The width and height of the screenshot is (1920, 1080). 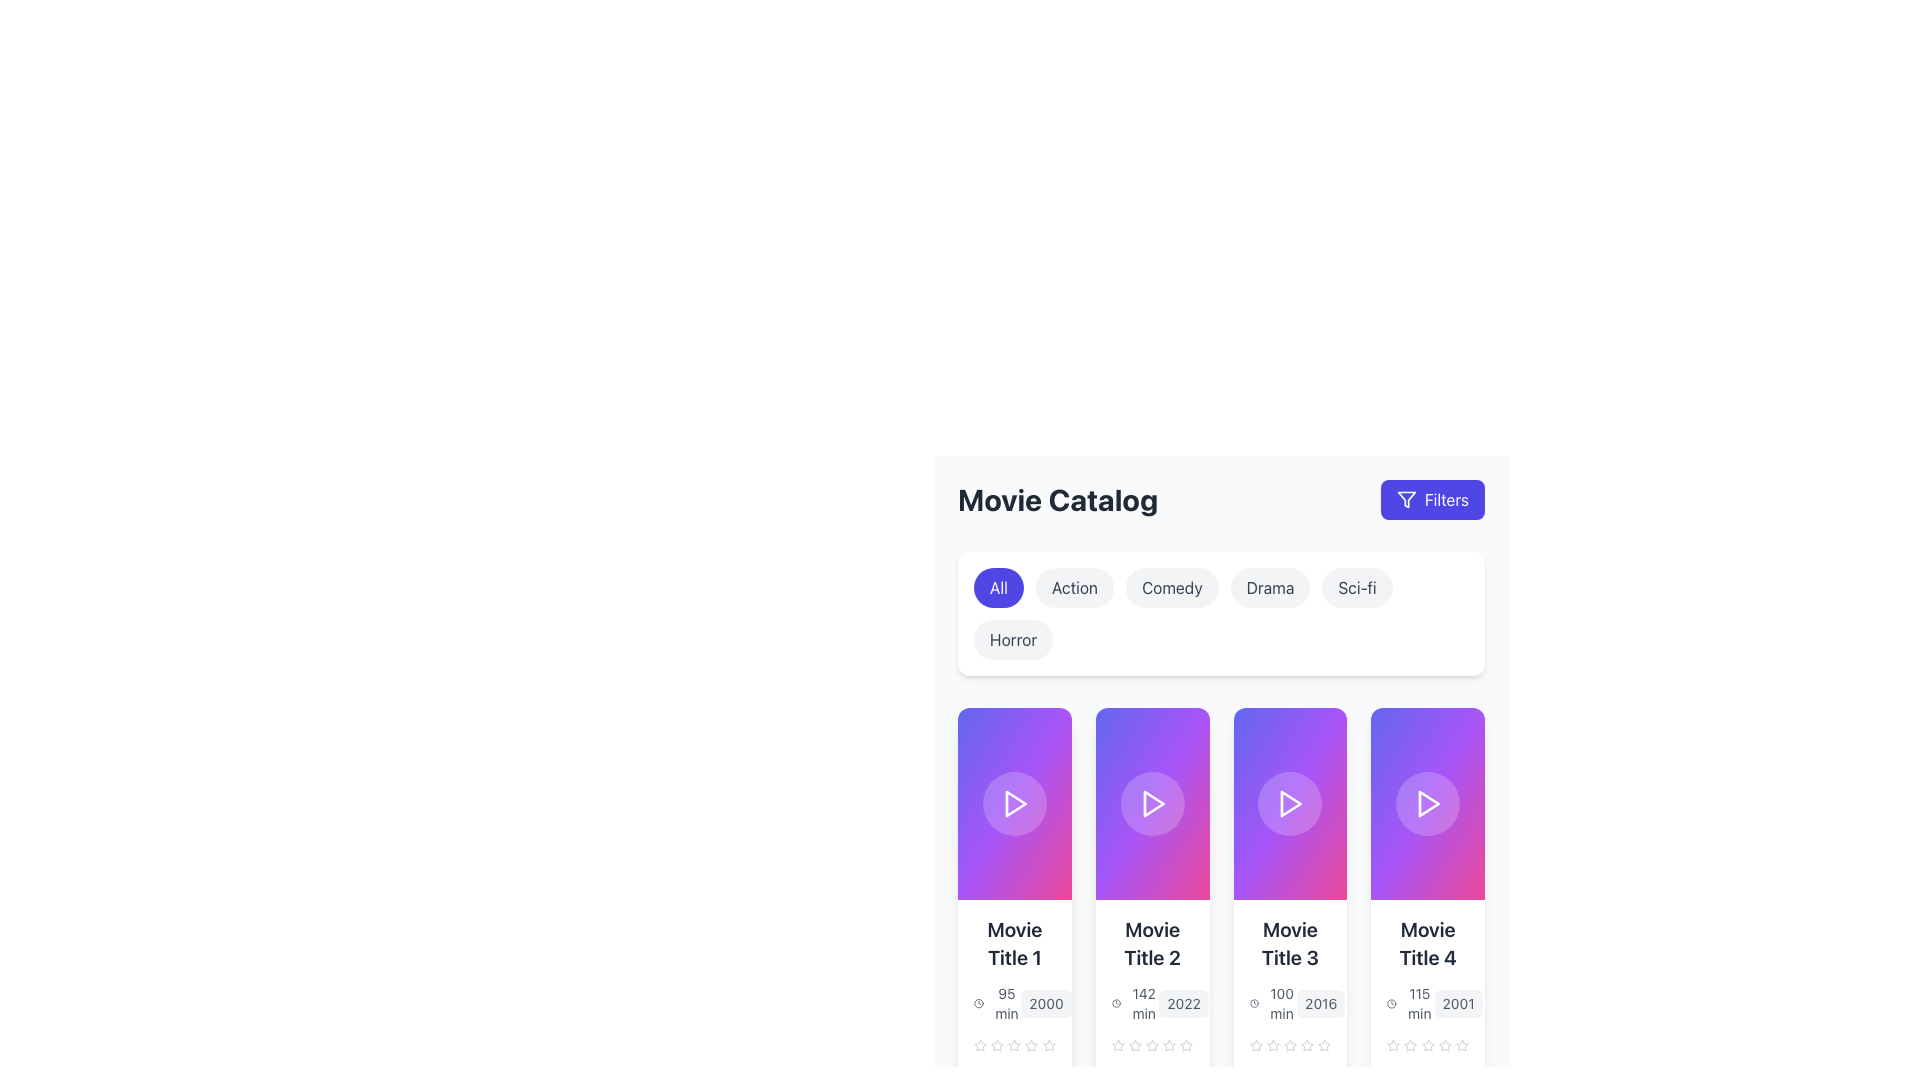 What do you see at coordinates (1427, 1044) in the screenshot?
I see `the fourth star icon in the movie rating system` at bounding box center [1427, 1044].